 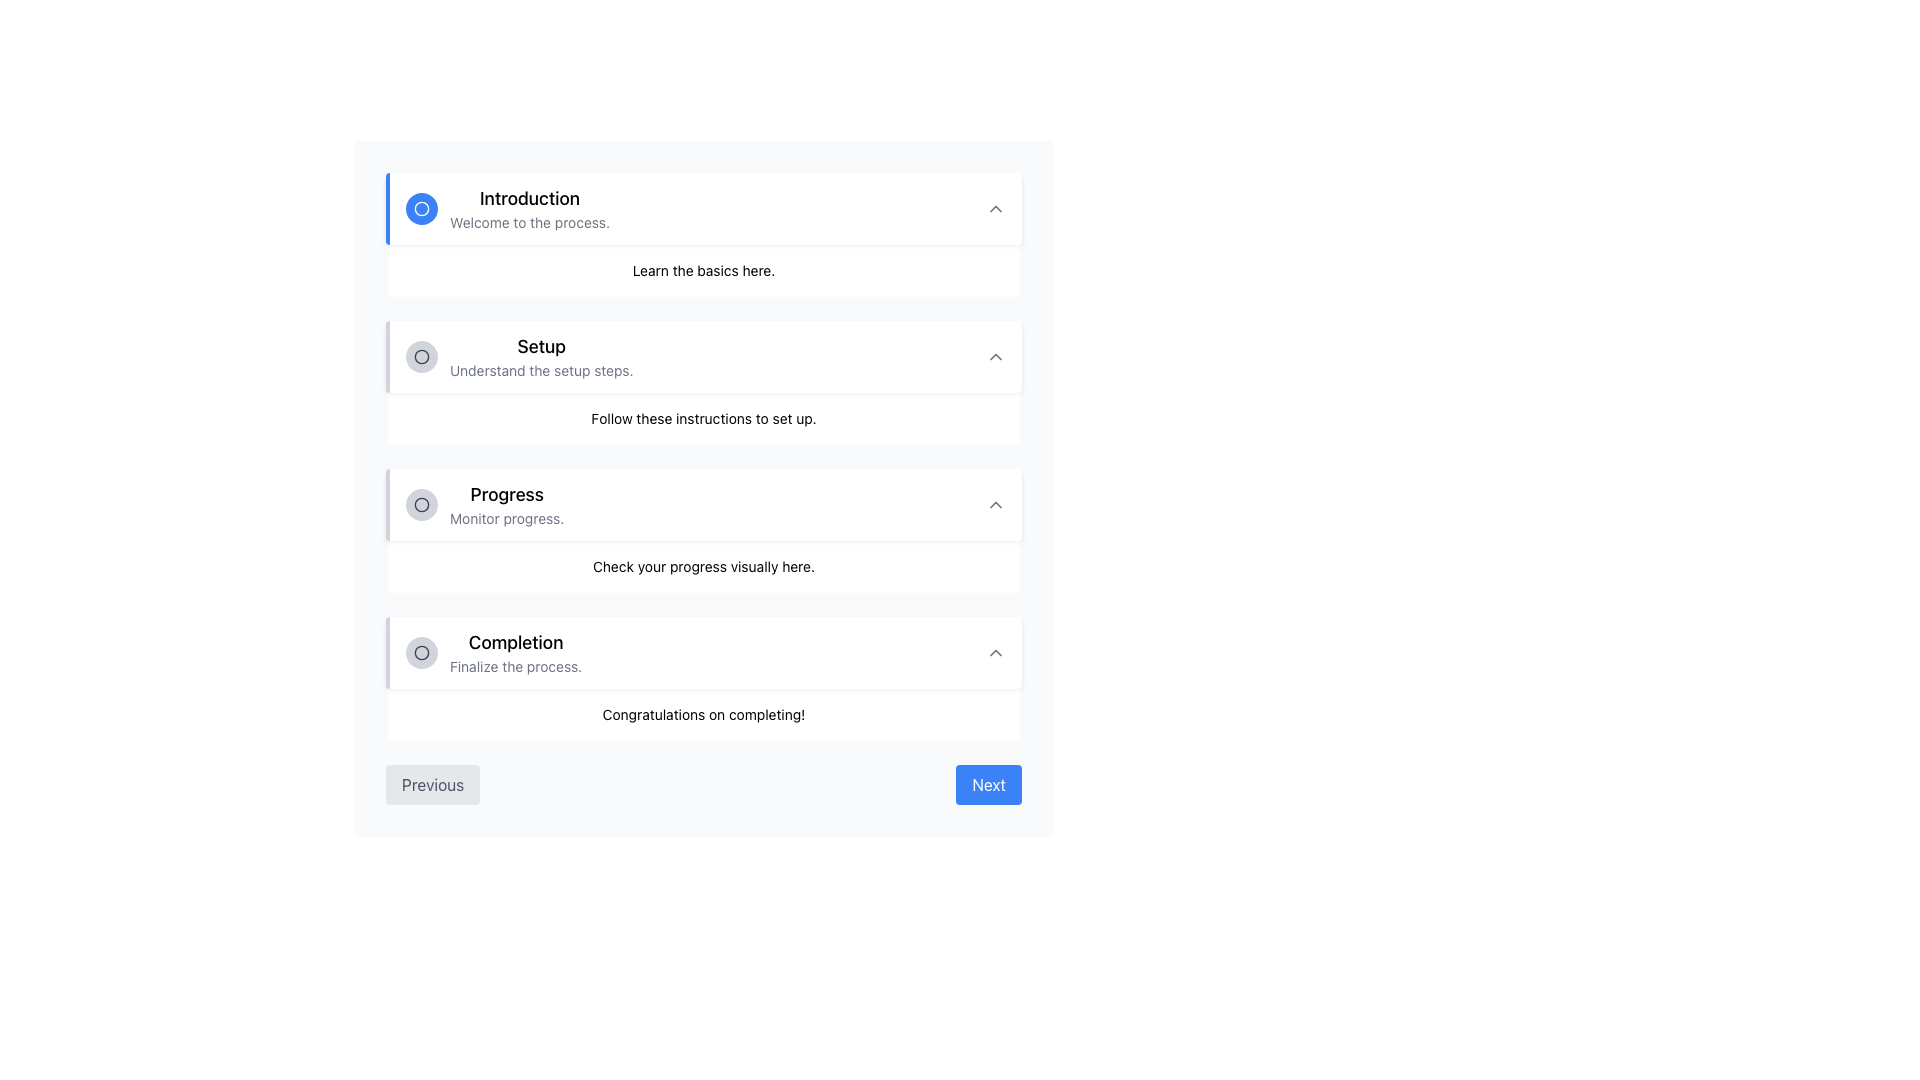 I want to click on the 'Previous' button, which is a rectangular button with gray text on a light gray background, so click(x=432, y=784).